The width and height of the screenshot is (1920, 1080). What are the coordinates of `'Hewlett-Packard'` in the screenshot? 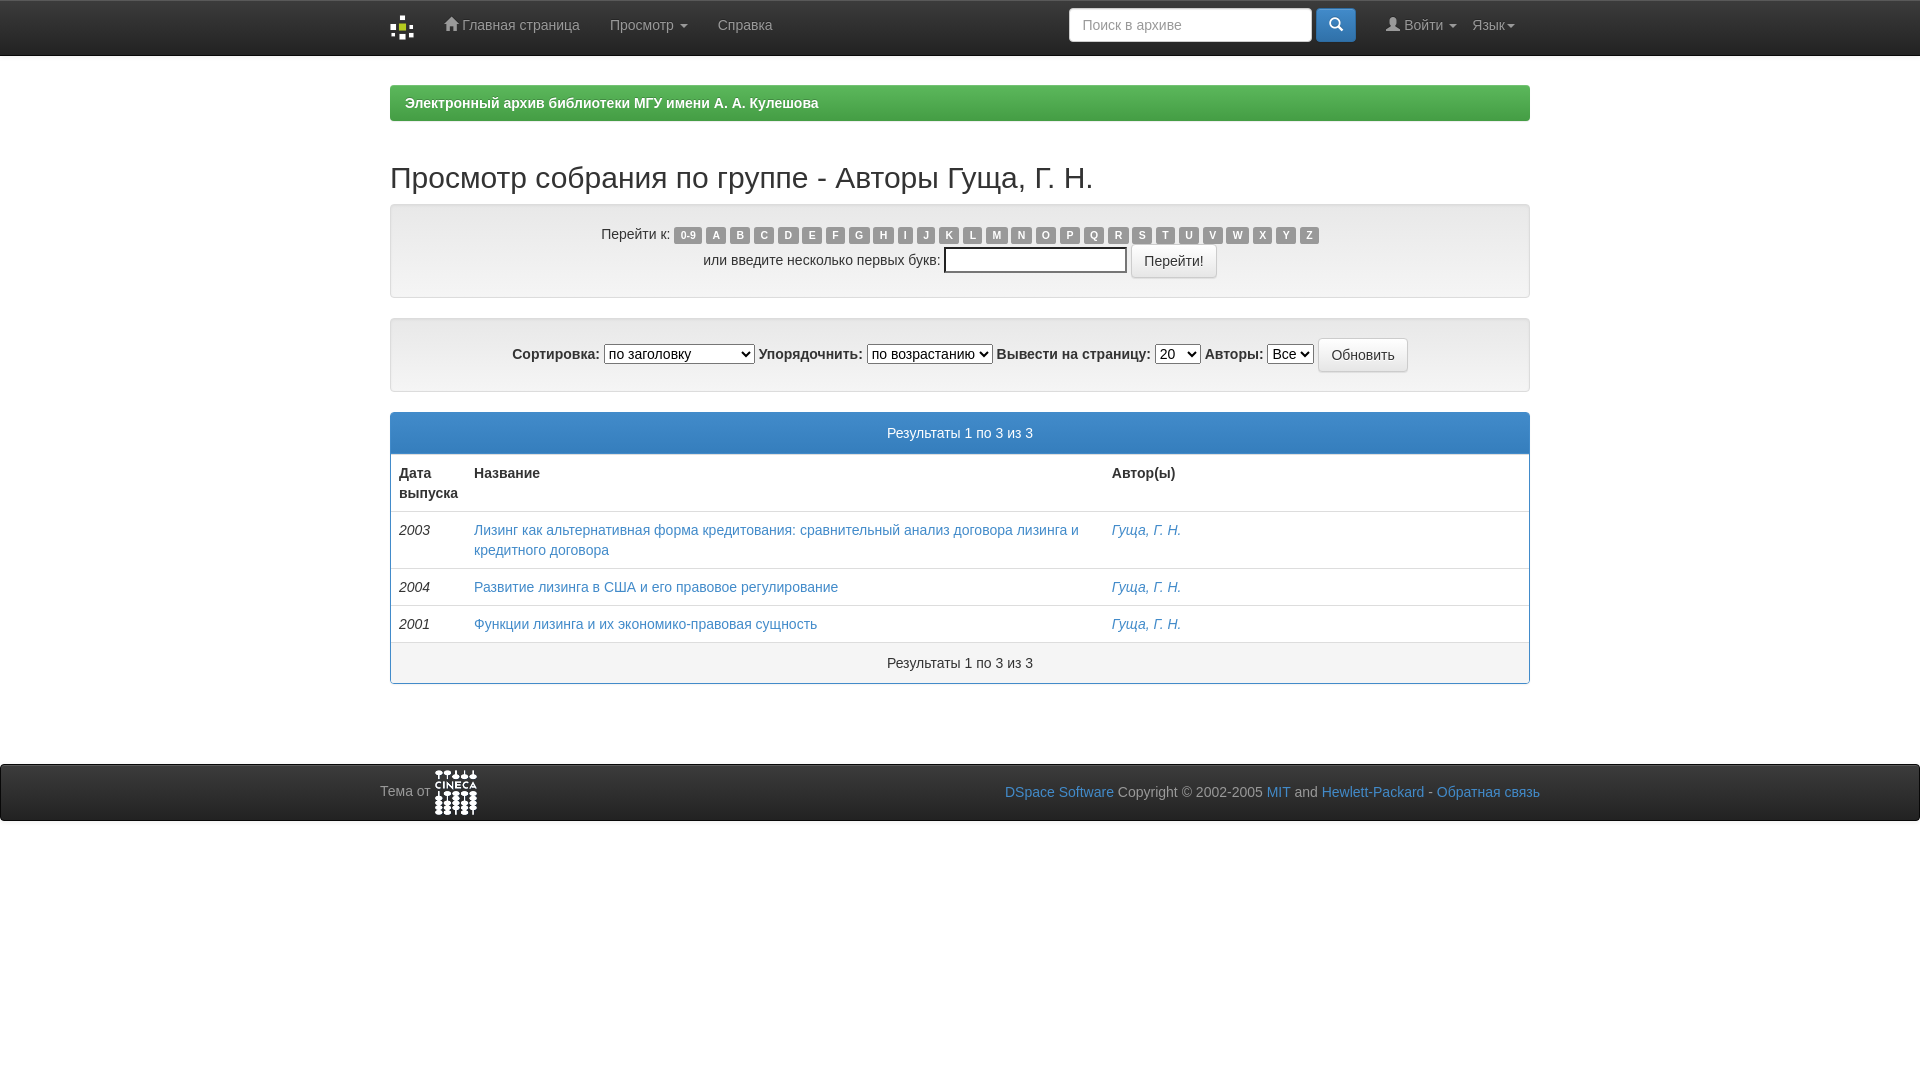 It's located at (1372, 790).